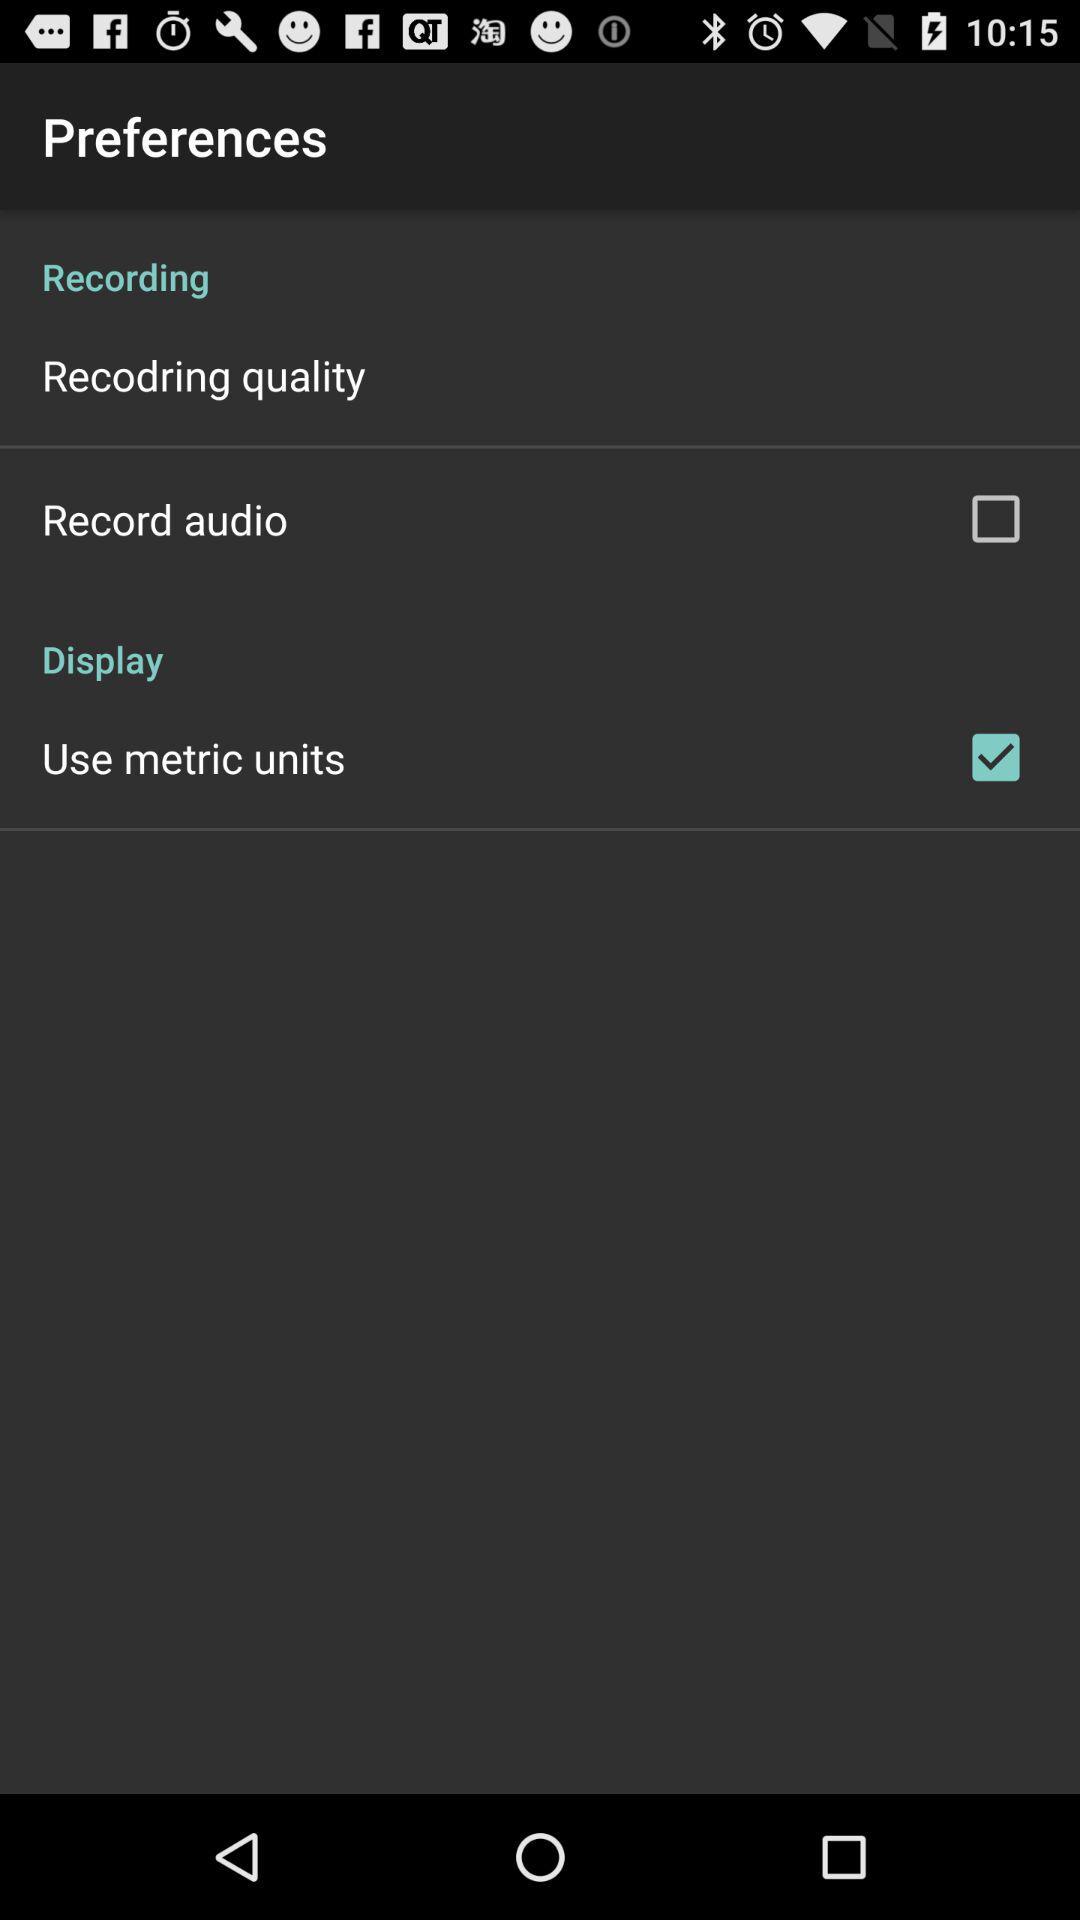 The height and width of the screenshot is (1920, 1080). Describe the element at coordinates (204, 374) in the screenshot. I see `recodring quality app` at that location.